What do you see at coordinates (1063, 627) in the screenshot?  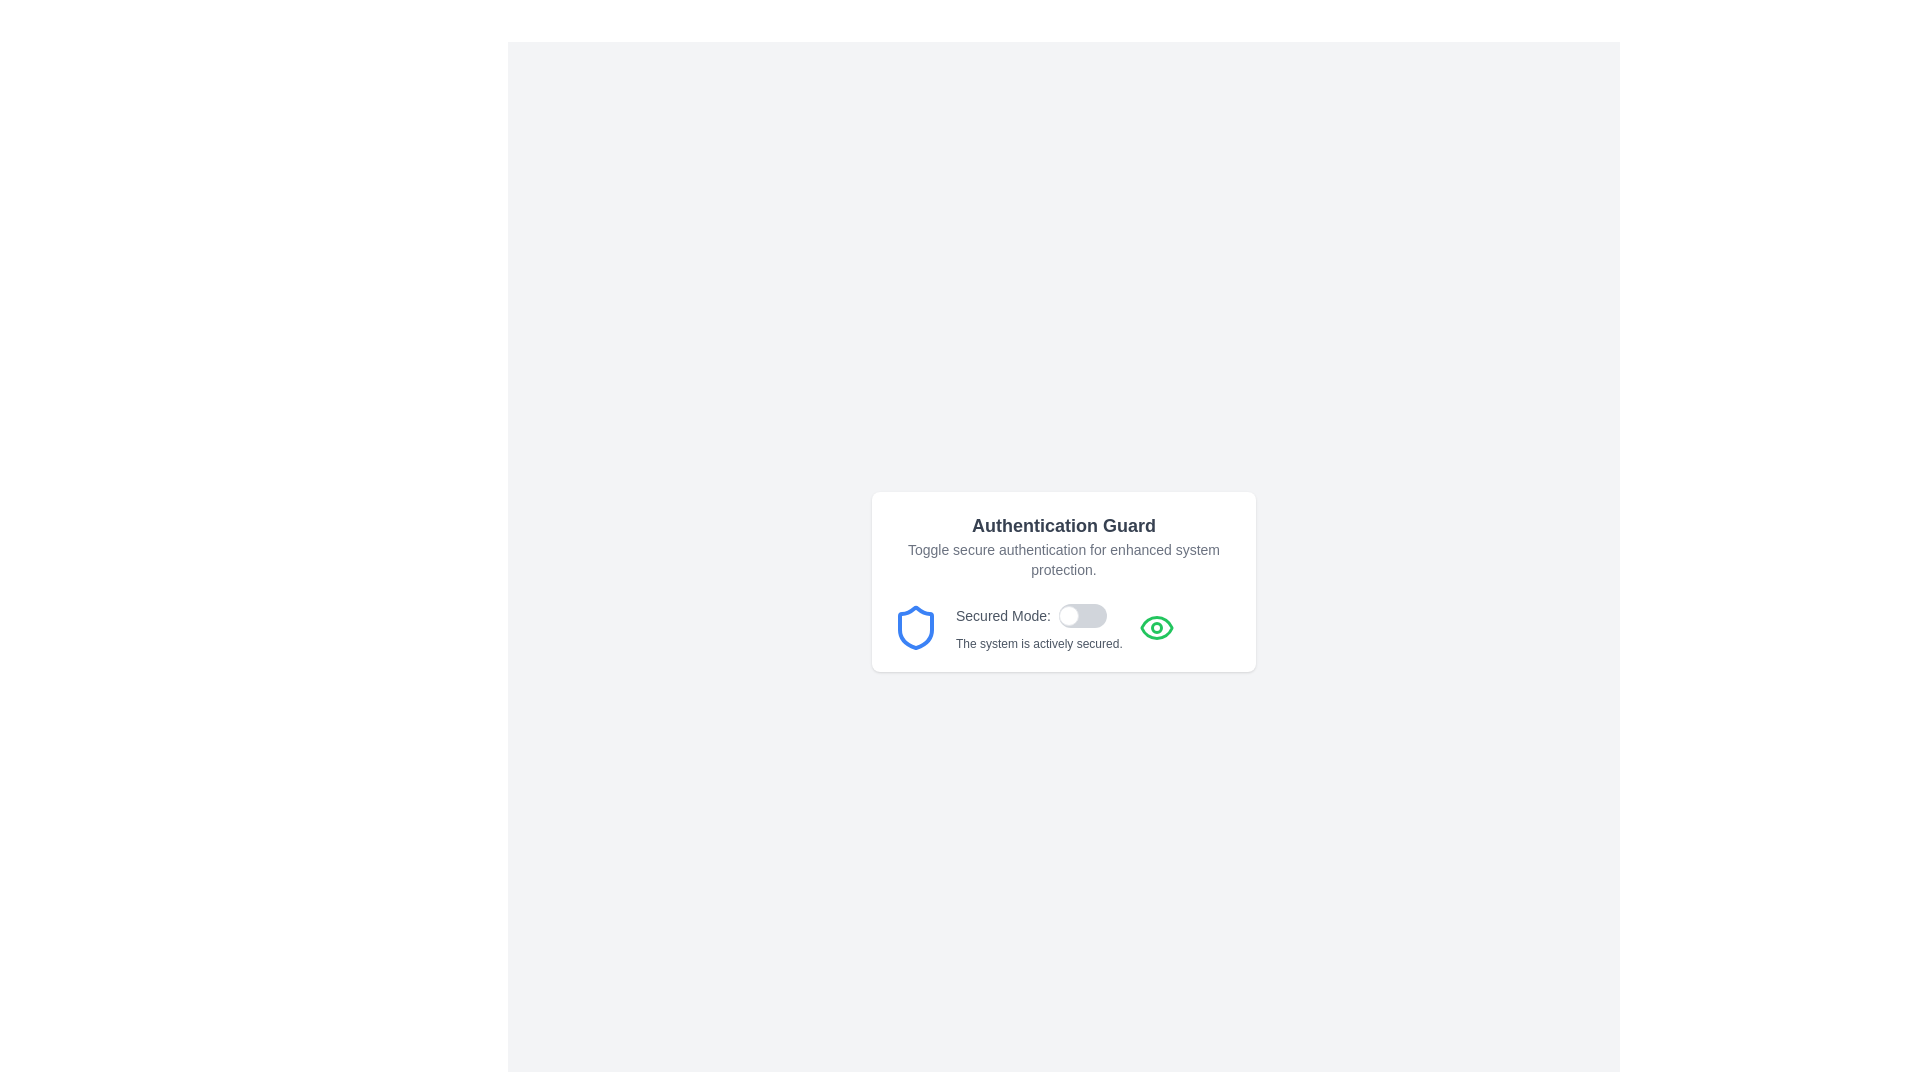 I see `the mixed component consisting of a blue shield icon, toggle switch, and green eye icon for more information` at bounding box center [1063, 627].